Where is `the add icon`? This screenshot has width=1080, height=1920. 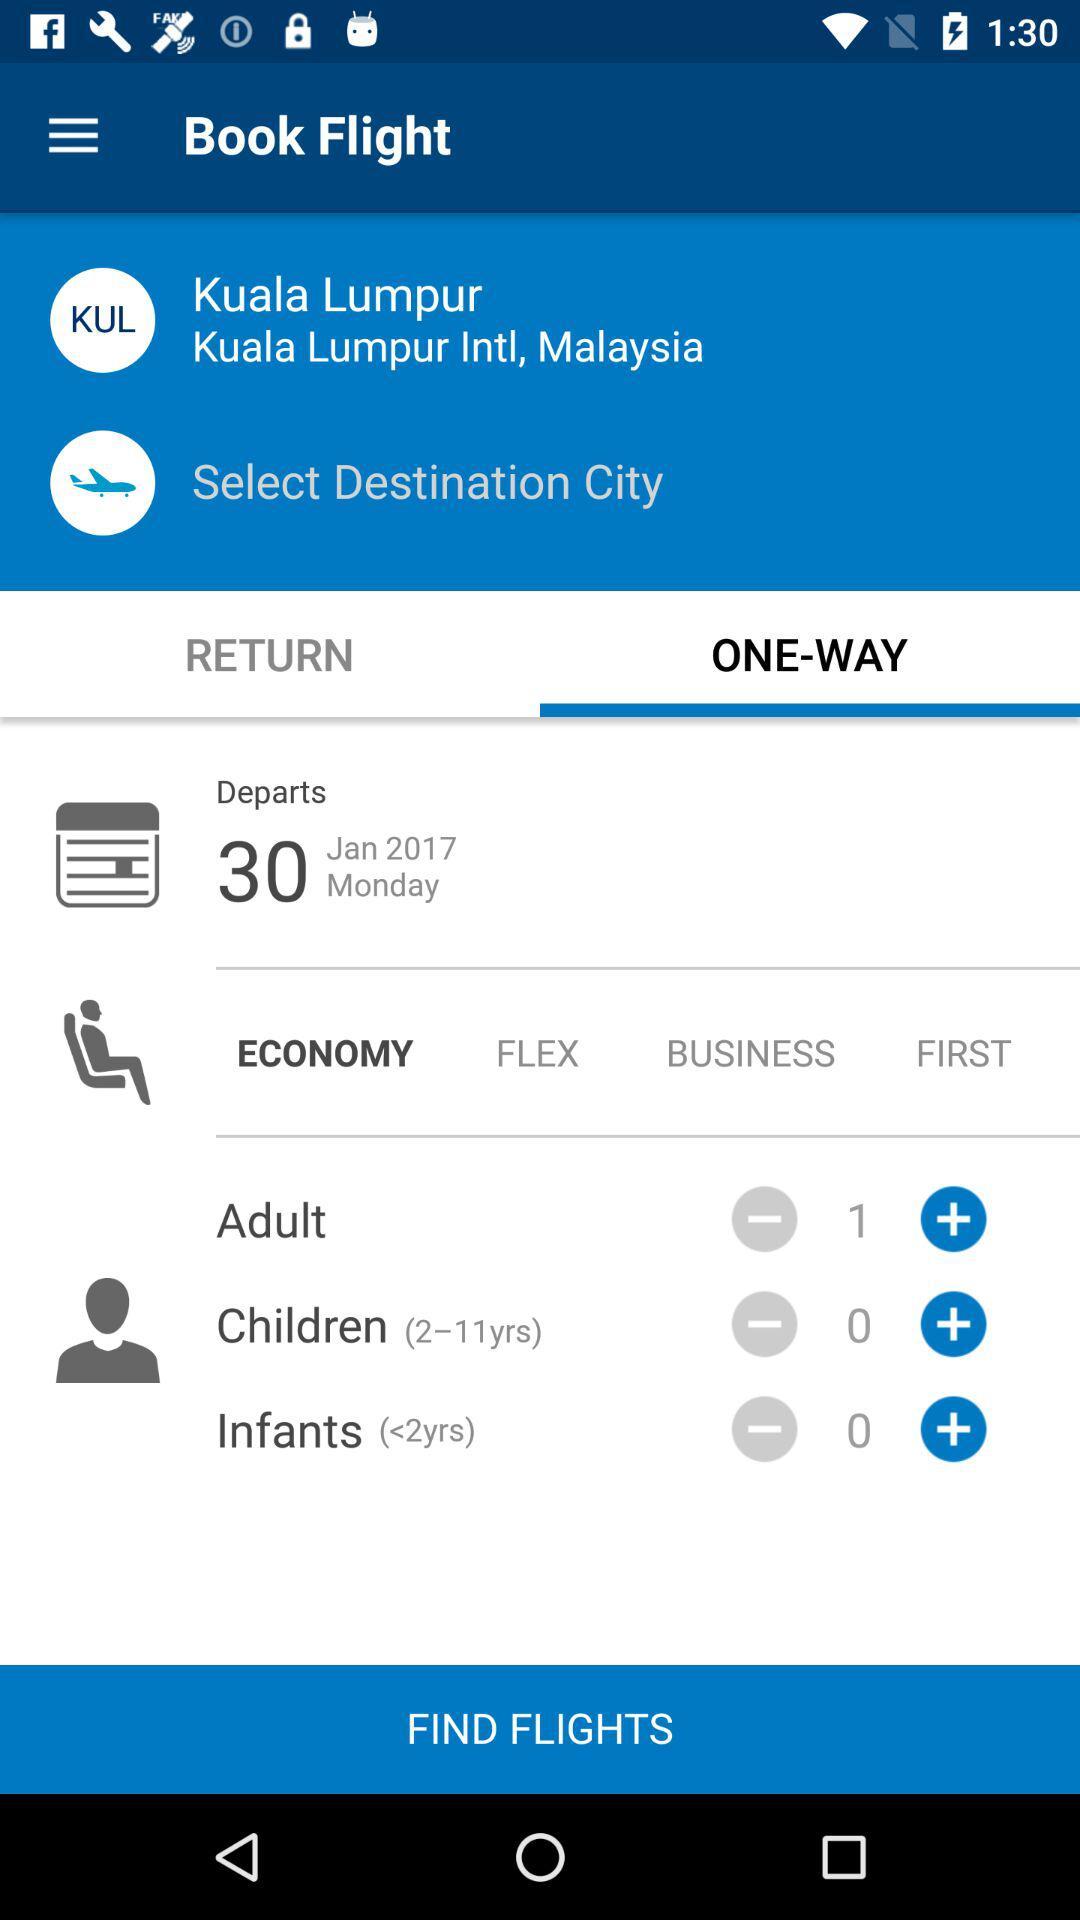 the add icon is located at coordinates (952, 1428).